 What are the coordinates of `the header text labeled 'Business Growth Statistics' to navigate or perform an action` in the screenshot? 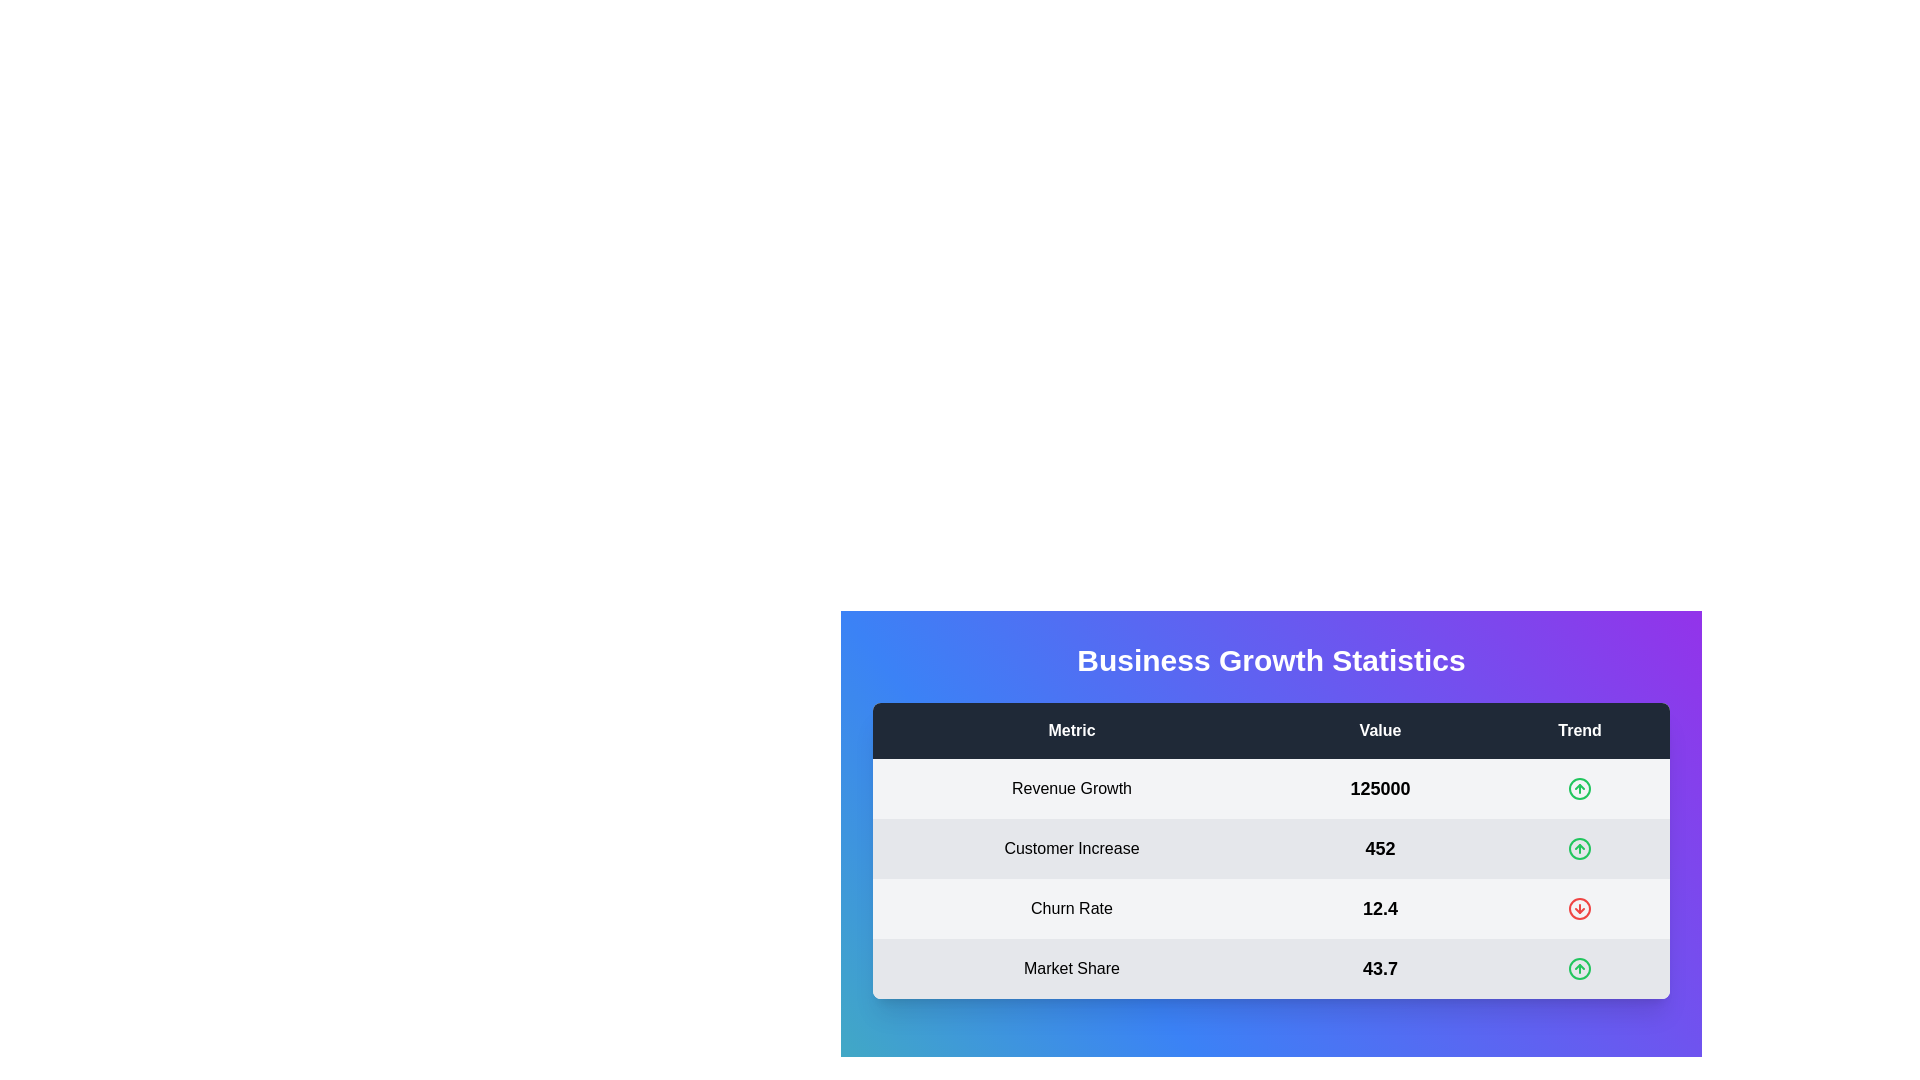 It's located at (1270, 672).